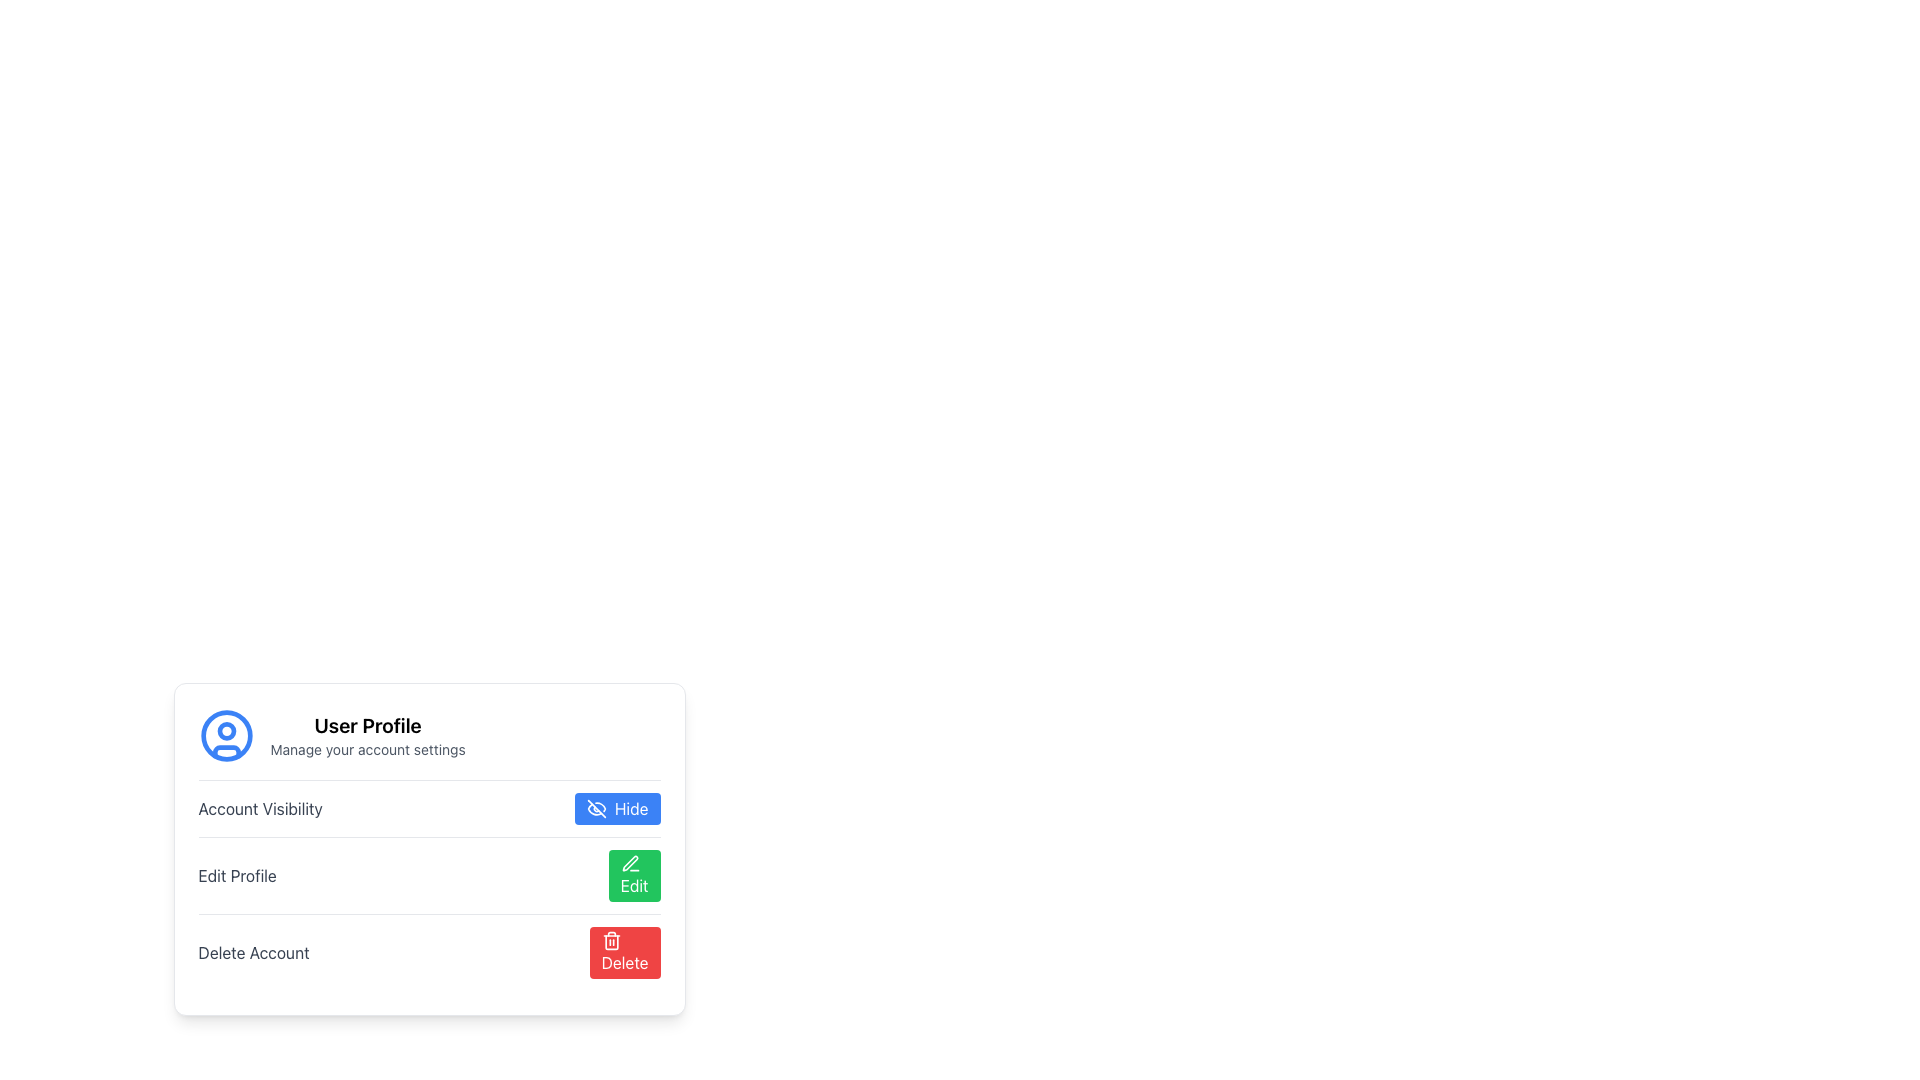  I want to click on the small blue circular icon that represents the head of a person in the user profile image, which is centered within the larger circular structure, so click(226, 731).